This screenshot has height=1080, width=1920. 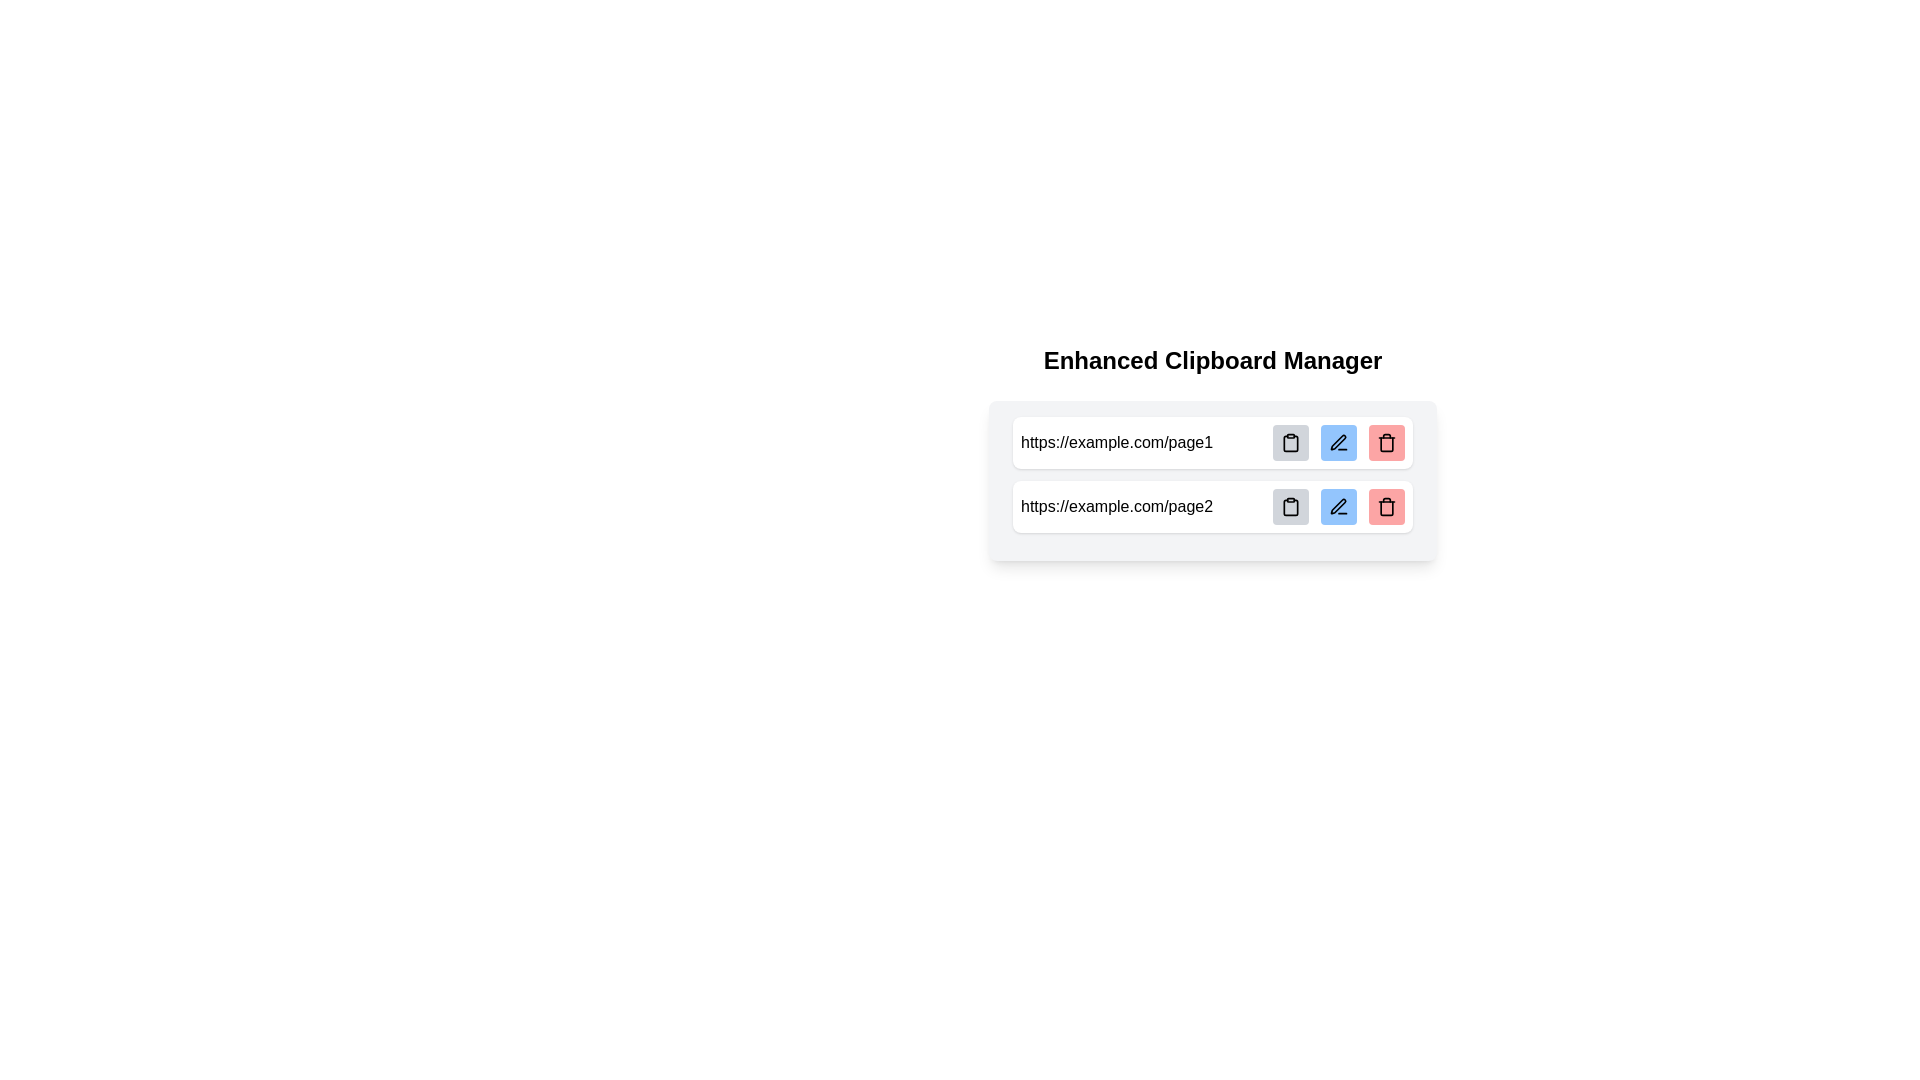 What do you see at coordinates (1386, 442) in the screenshot?
I see `the delete button located on the far right of the second row in the clipboard manager interface` at bounding box center [1386, 442].